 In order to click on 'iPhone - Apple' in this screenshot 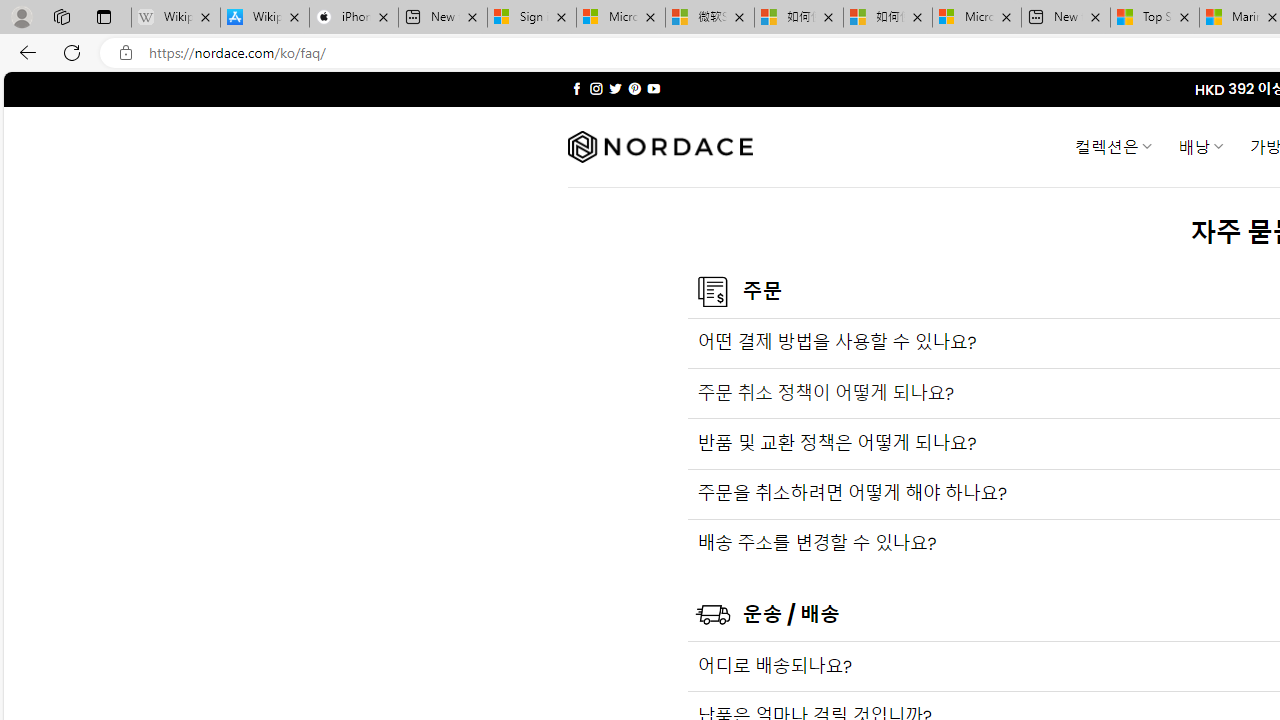, I will do `click(353, 17)`.